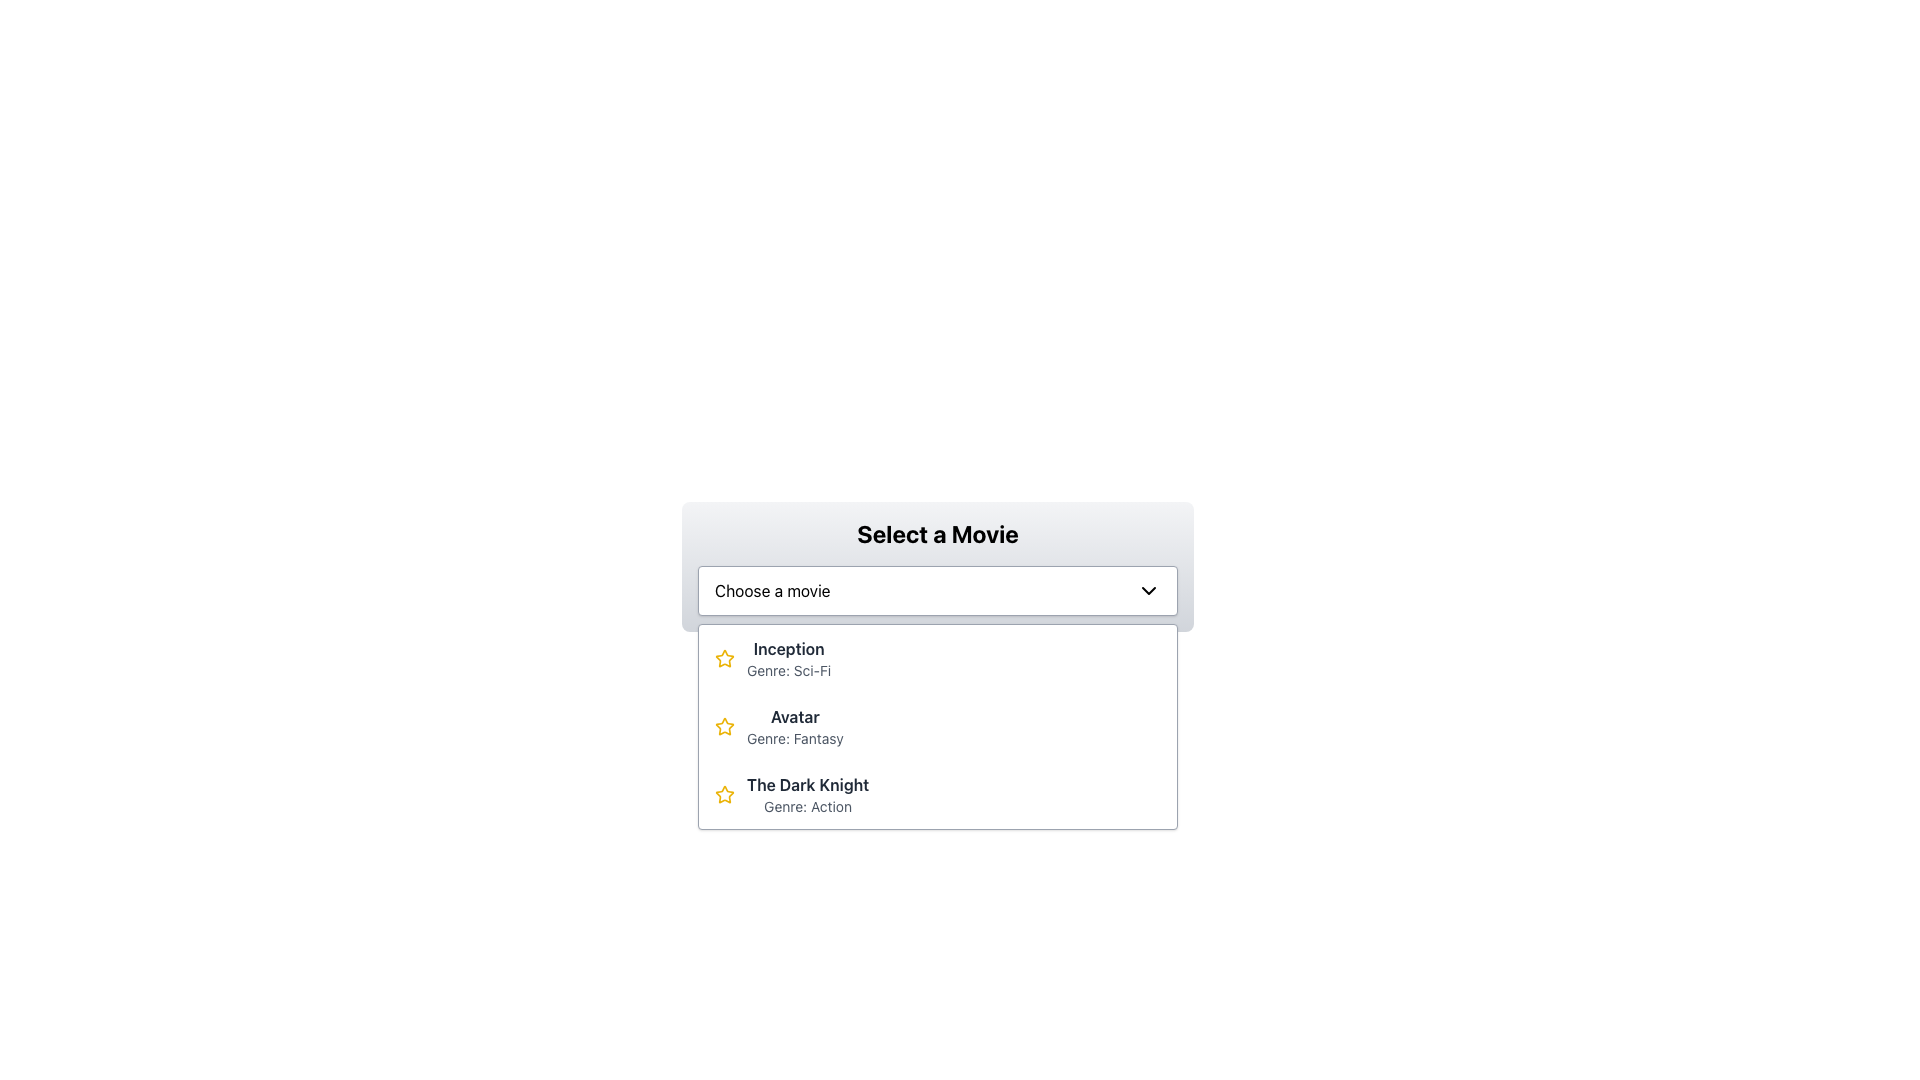 The height and width of the screenshot is (1080, 1920). What do you see at coordinates (788, 671) in the screenshot?
I see `the text label displaying the genre of the movie, which reads 'Genre: Sci-Fi', located directly below the movie title 'Inception'` at bounding box center [788, 671].